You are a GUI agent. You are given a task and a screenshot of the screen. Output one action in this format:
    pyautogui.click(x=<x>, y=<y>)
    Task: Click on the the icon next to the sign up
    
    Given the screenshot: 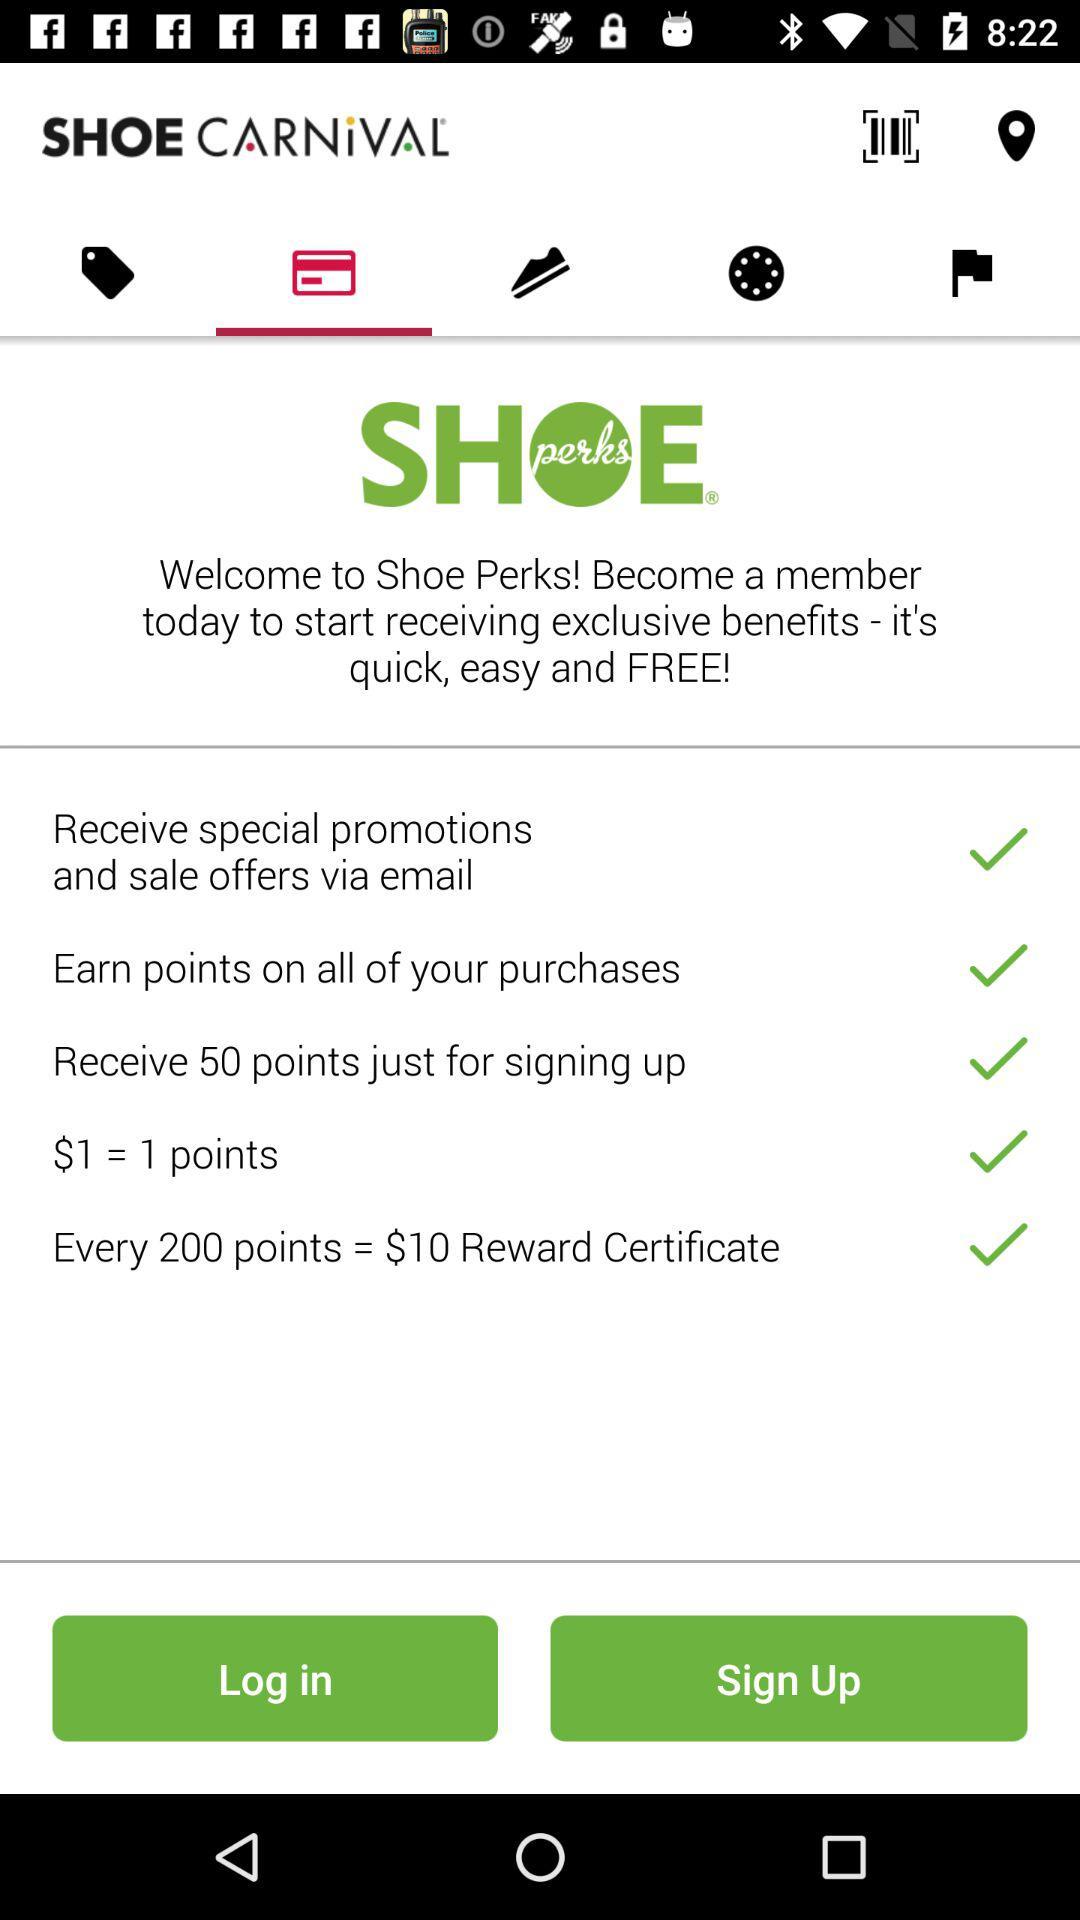 What is the action you would take?
    pyautogui.click(x=275, y=1678)
    